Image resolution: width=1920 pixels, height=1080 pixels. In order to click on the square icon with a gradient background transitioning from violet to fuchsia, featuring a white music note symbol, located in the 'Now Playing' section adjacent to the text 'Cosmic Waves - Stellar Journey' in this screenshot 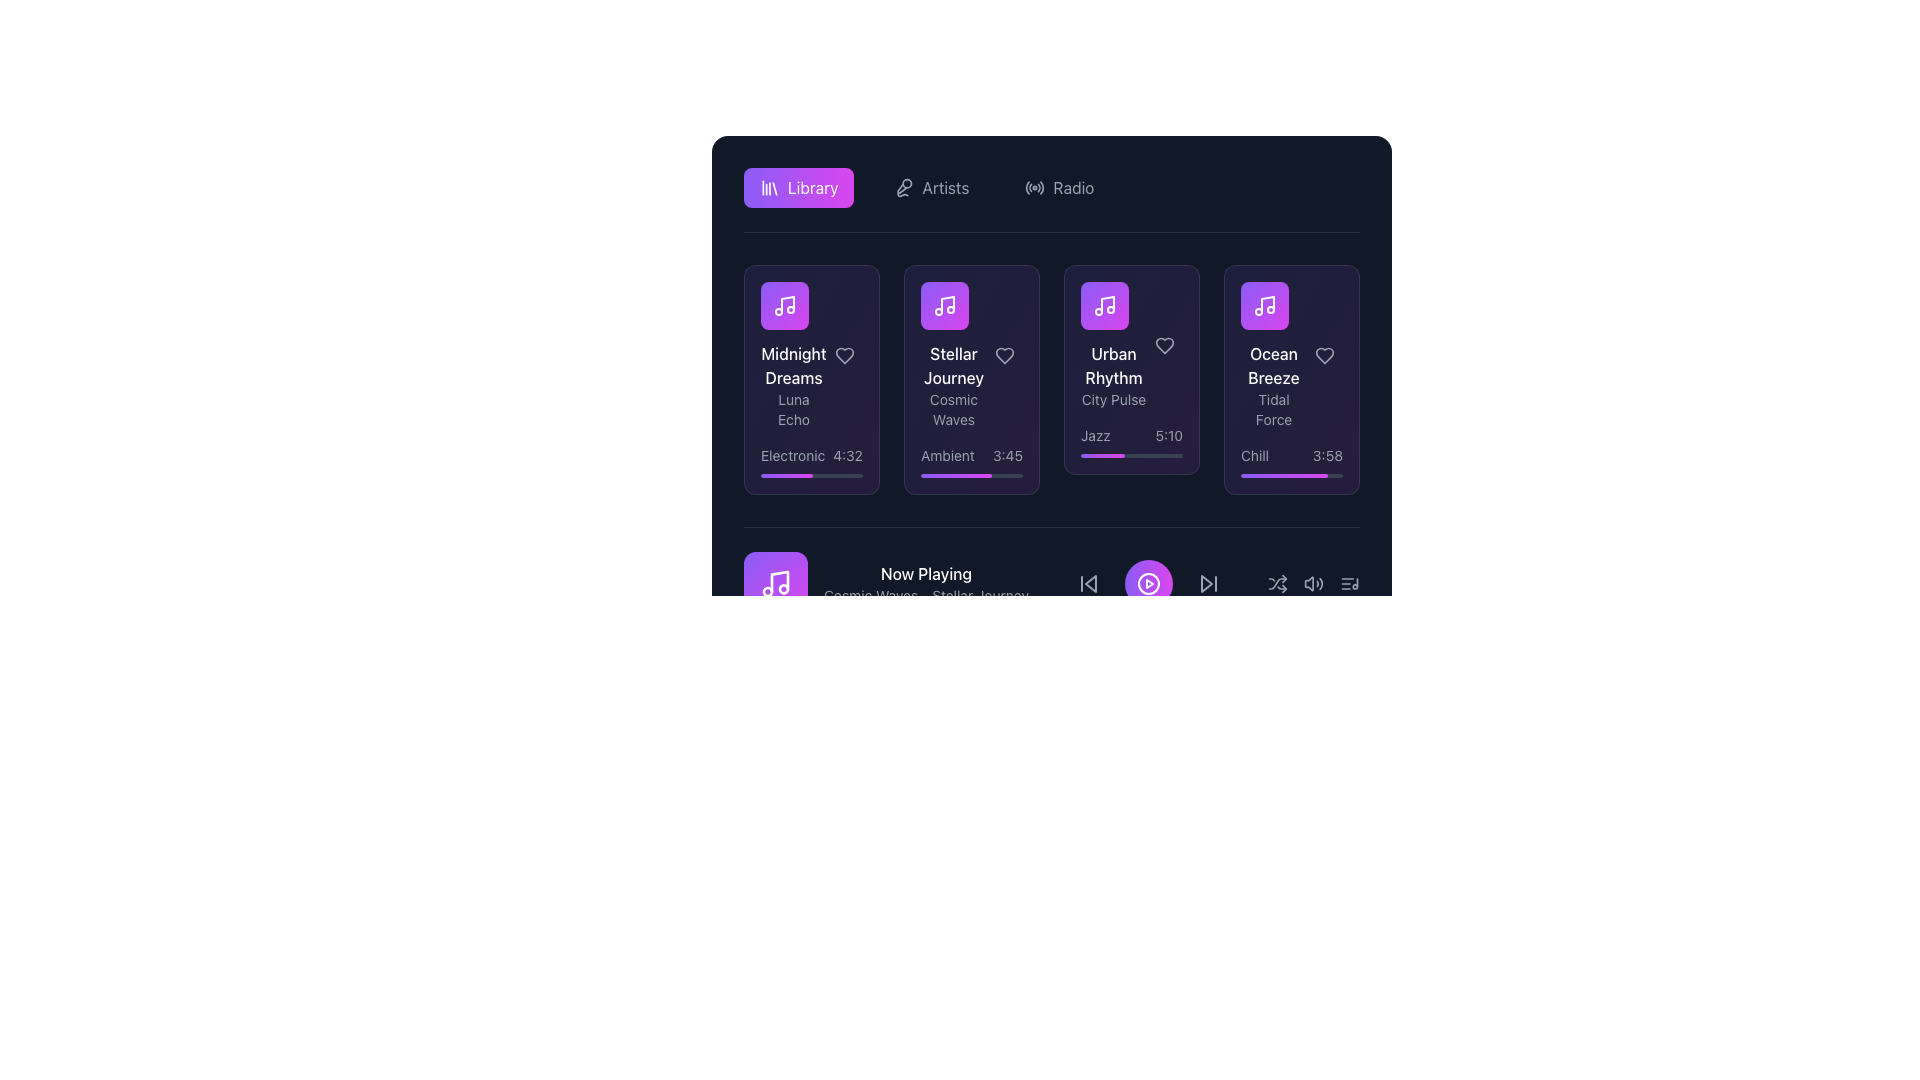, I will do `click(775, 583)`.